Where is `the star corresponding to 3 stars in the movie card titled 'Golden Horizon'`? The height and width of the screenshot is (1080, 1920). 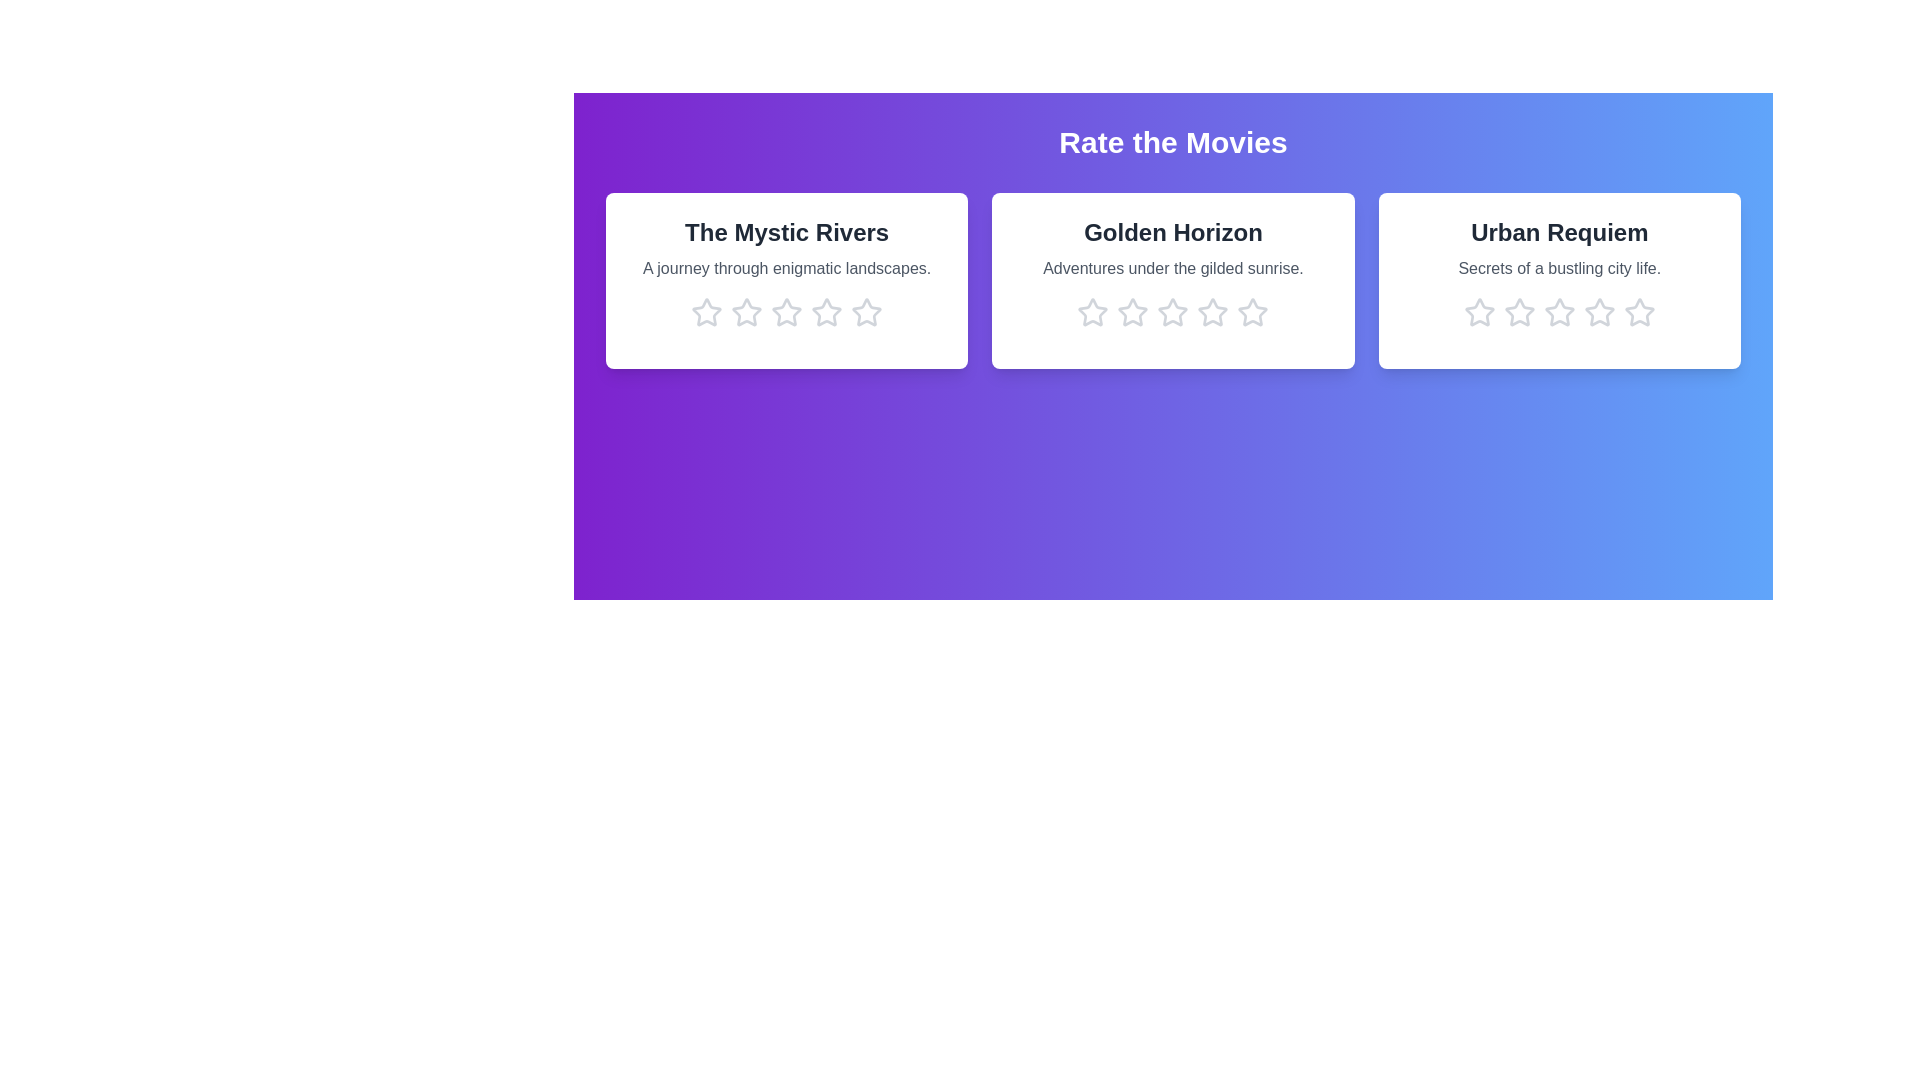
the star corresponding to 3 stars in the movie card titled 'Golden Horizon' is located at coordinates (1173, 312).